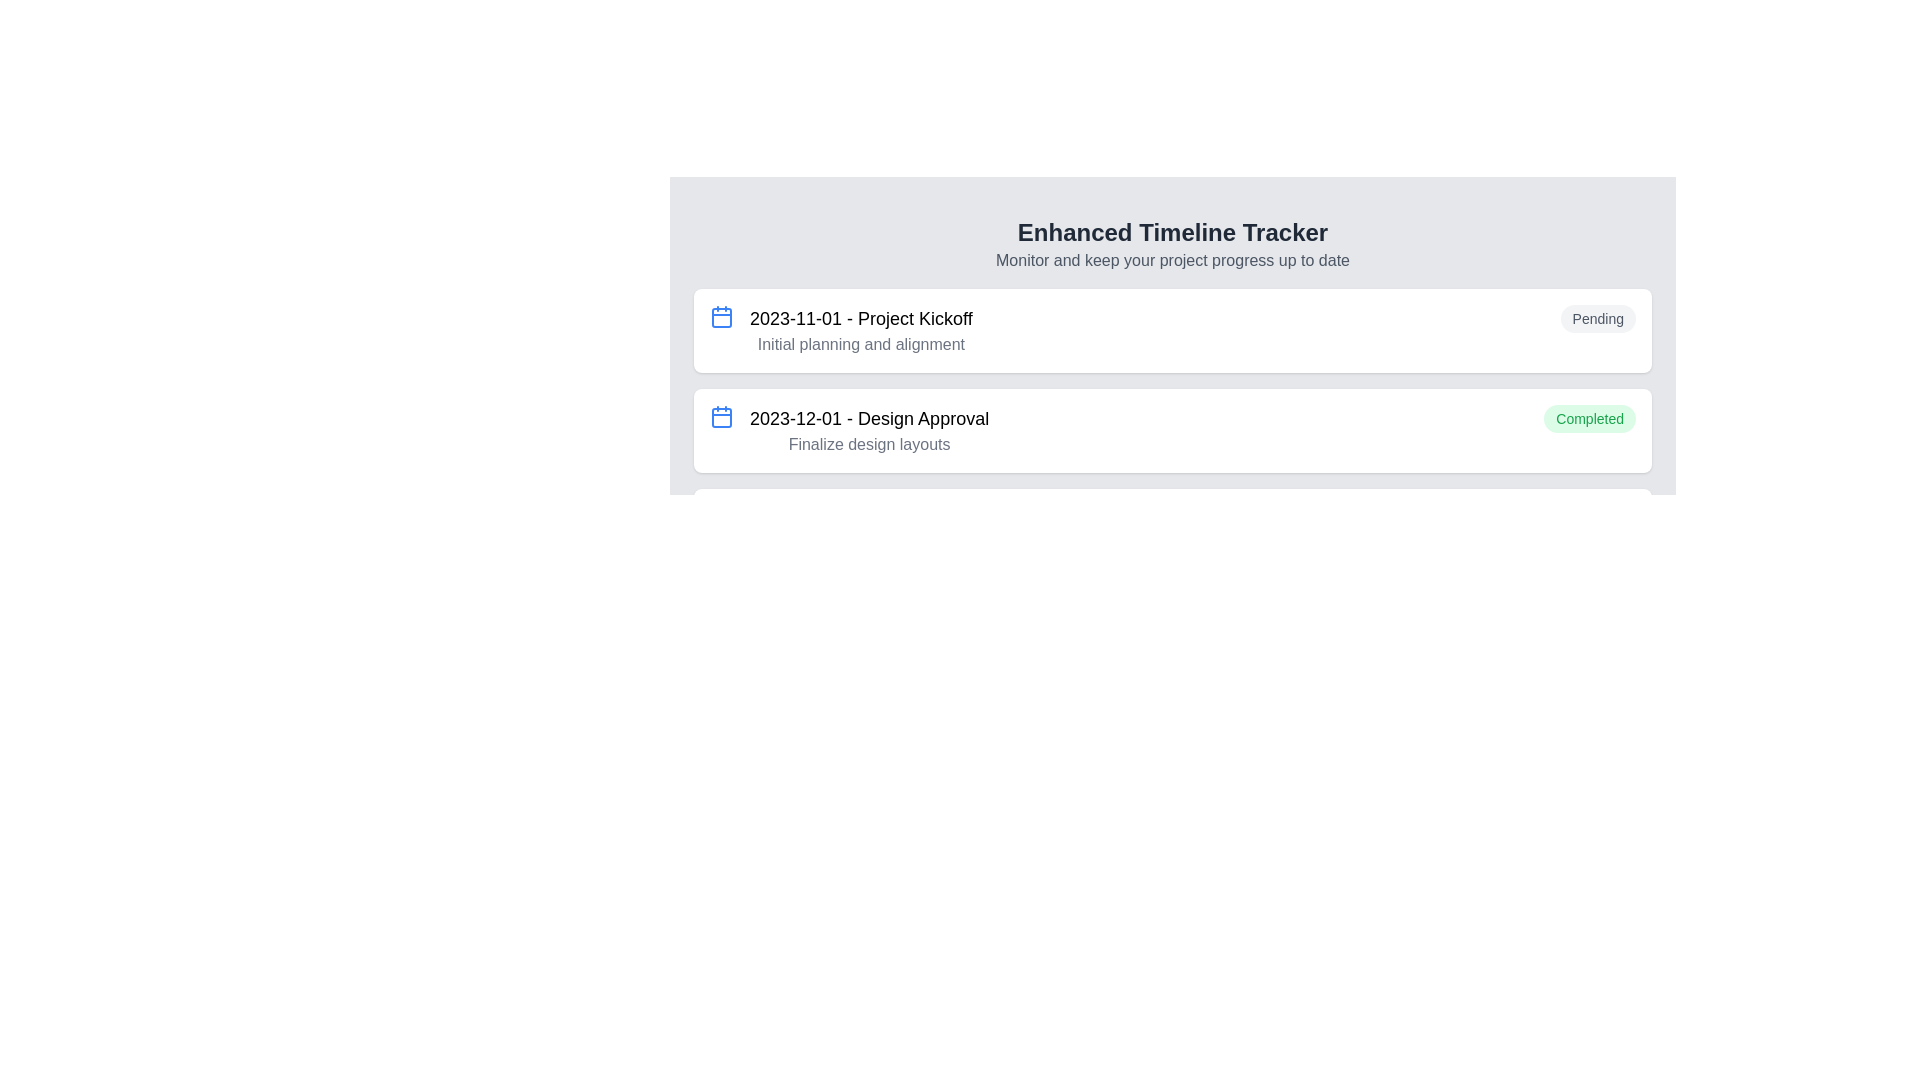  Describe the element at coordinates (869, 443) in the screenshot. I see `the descriptive text label located beneath the title '2023-12-01 - Design Approval' in the second timeline entry` at that location.